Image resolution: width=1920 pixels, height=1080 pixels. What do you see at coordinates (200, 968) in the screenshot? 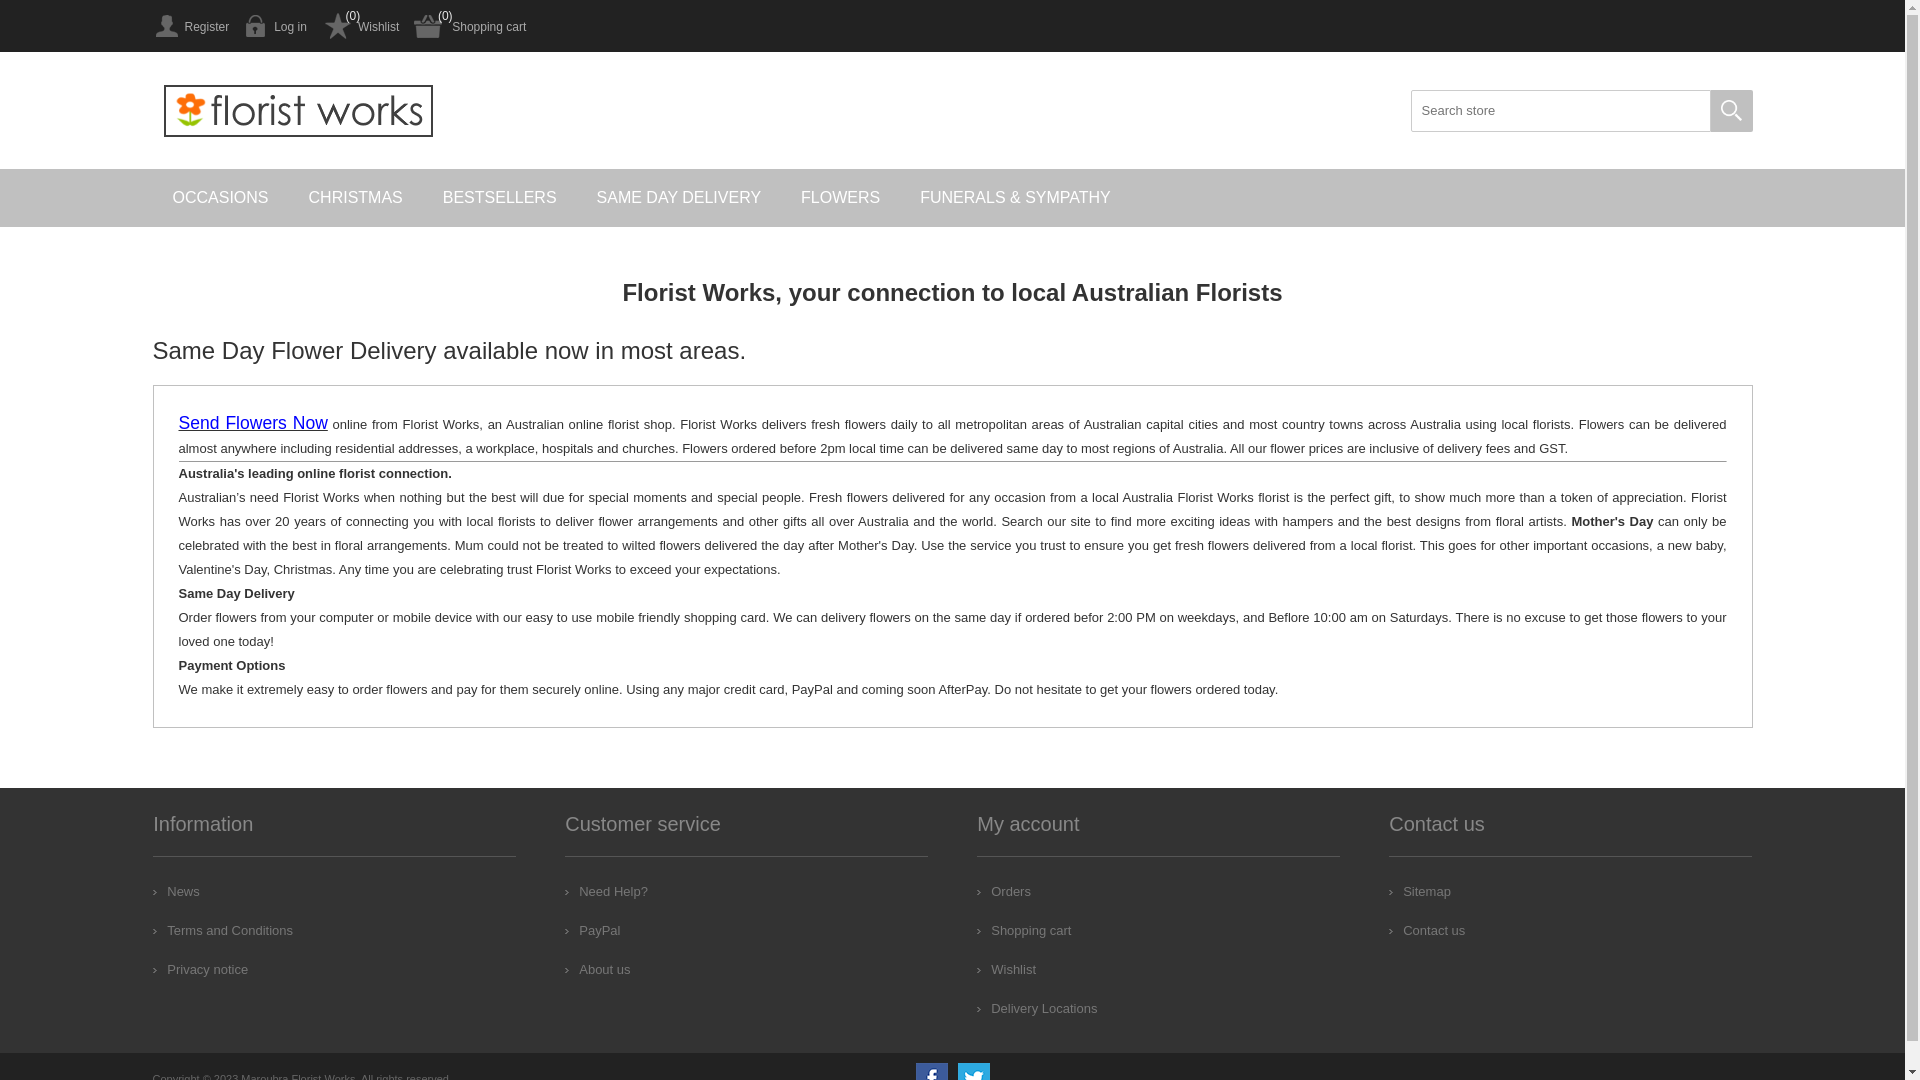
I see `'Privacy notice'` at bounding box center [200, 968].